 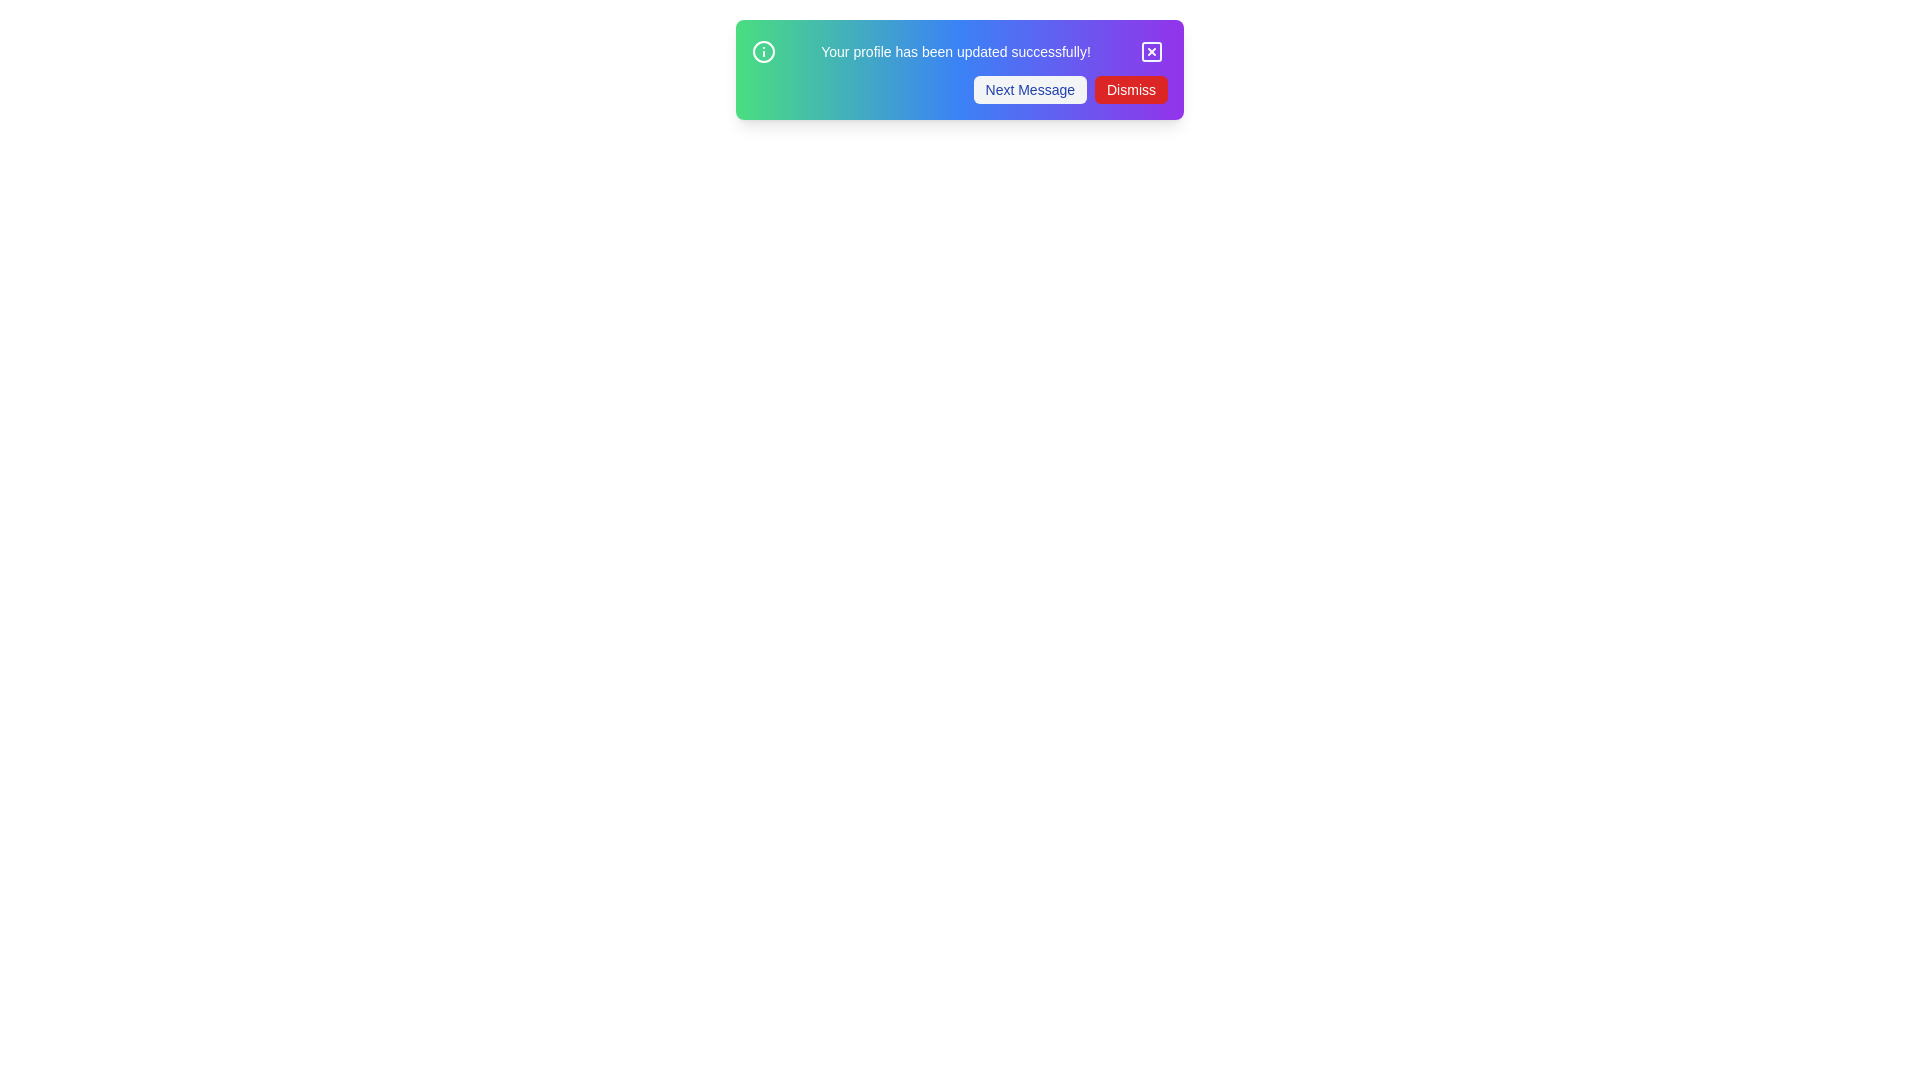 I want to click on 'Next Message' button to navigate to the next message, so click(x=1030, y=88).